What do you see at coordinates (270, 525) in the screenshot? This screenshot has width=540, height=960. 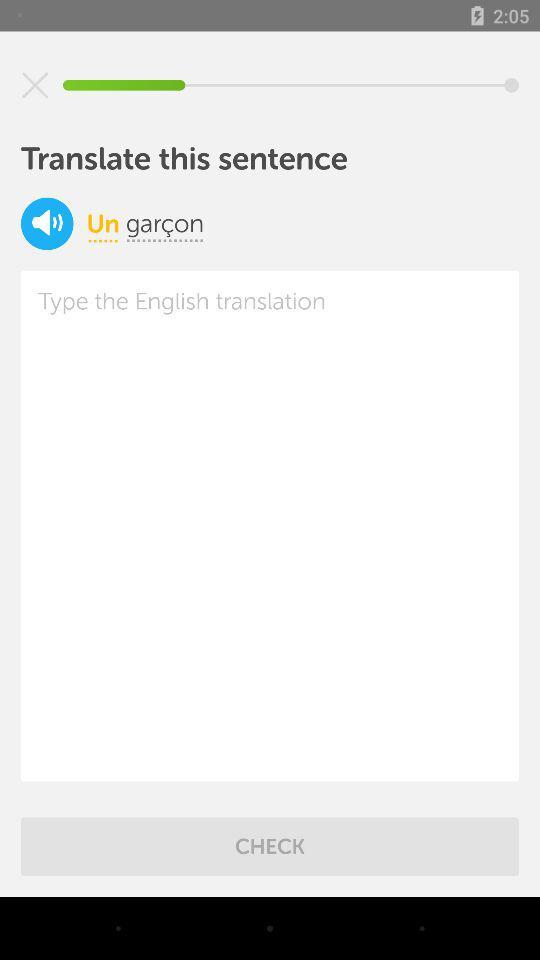 I see `type text` at bounding box center [270, 525].